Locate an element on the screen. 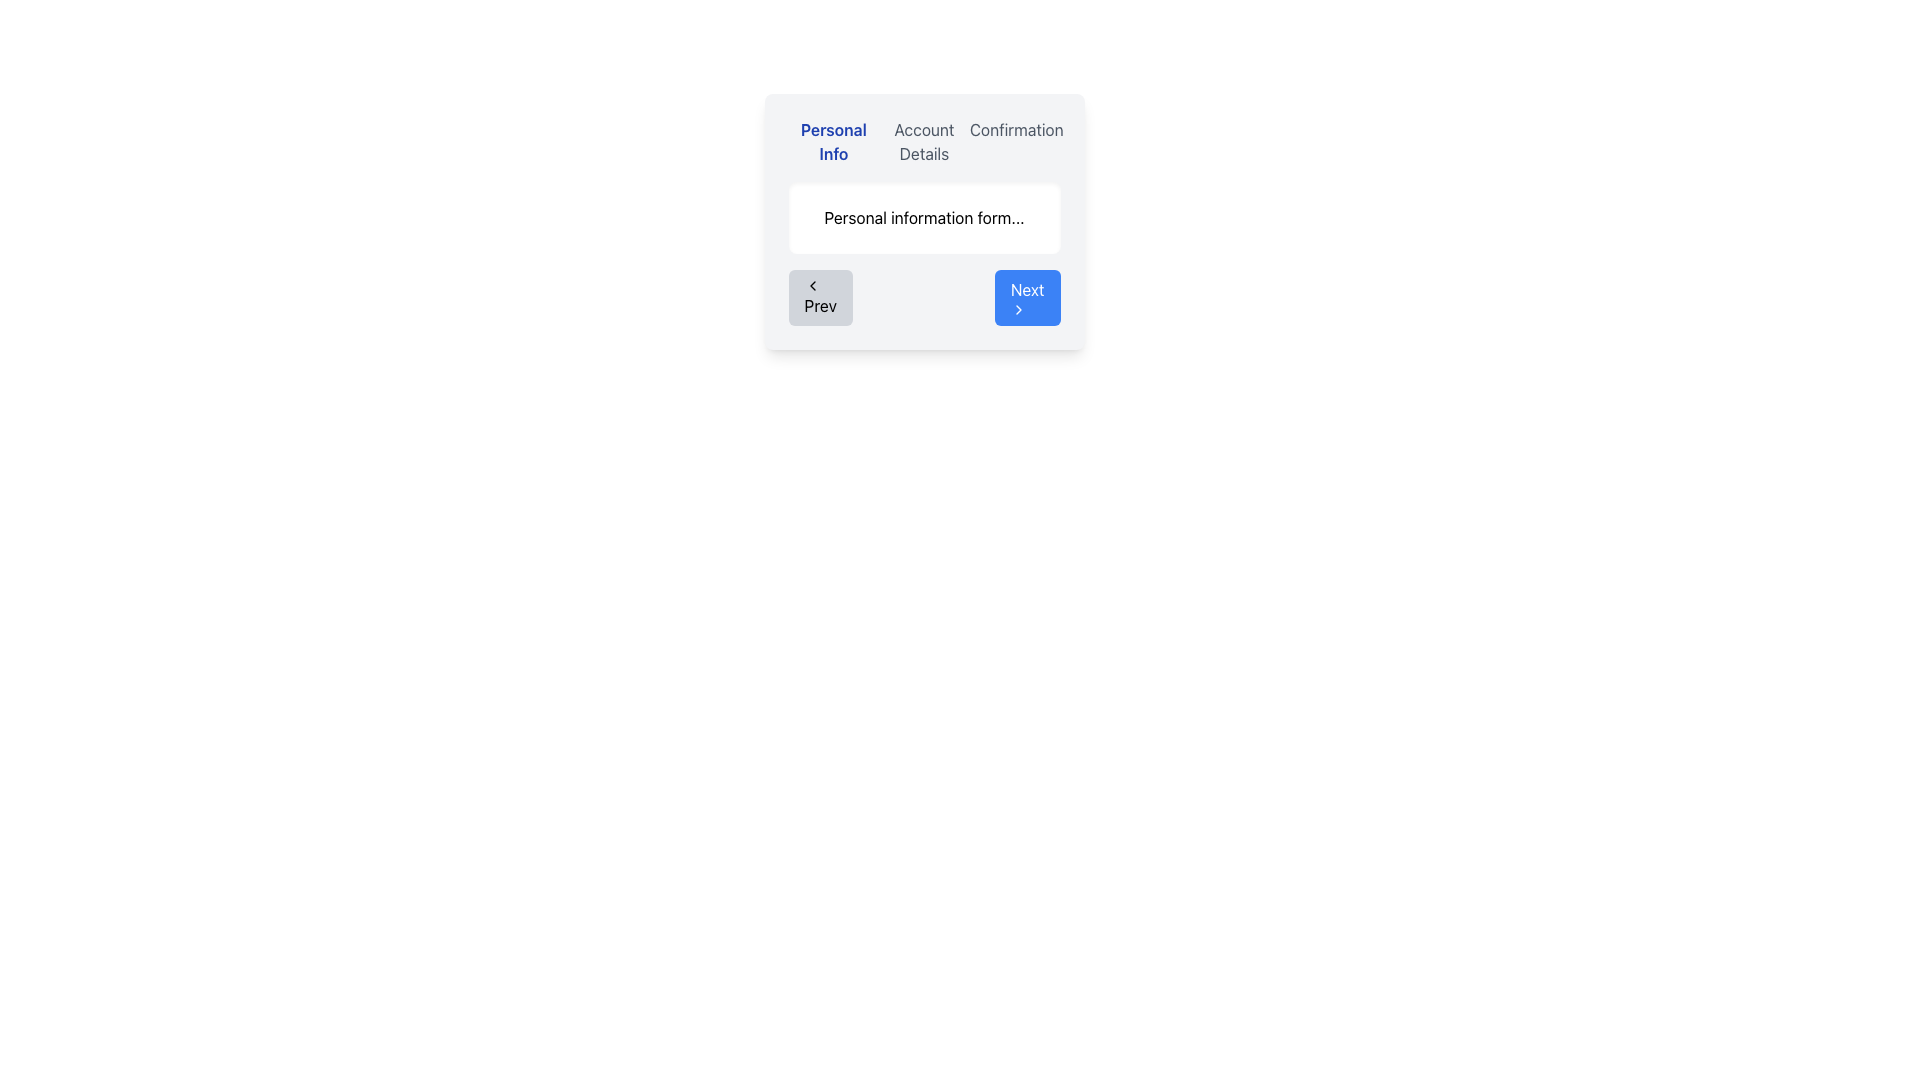 This screenshot has width=1920, height=1080. the 'Confirmation' text label, which is the rightmost item in a multi-step navigation indicator at the top of the UI form is located at coordinates (1015, 141).